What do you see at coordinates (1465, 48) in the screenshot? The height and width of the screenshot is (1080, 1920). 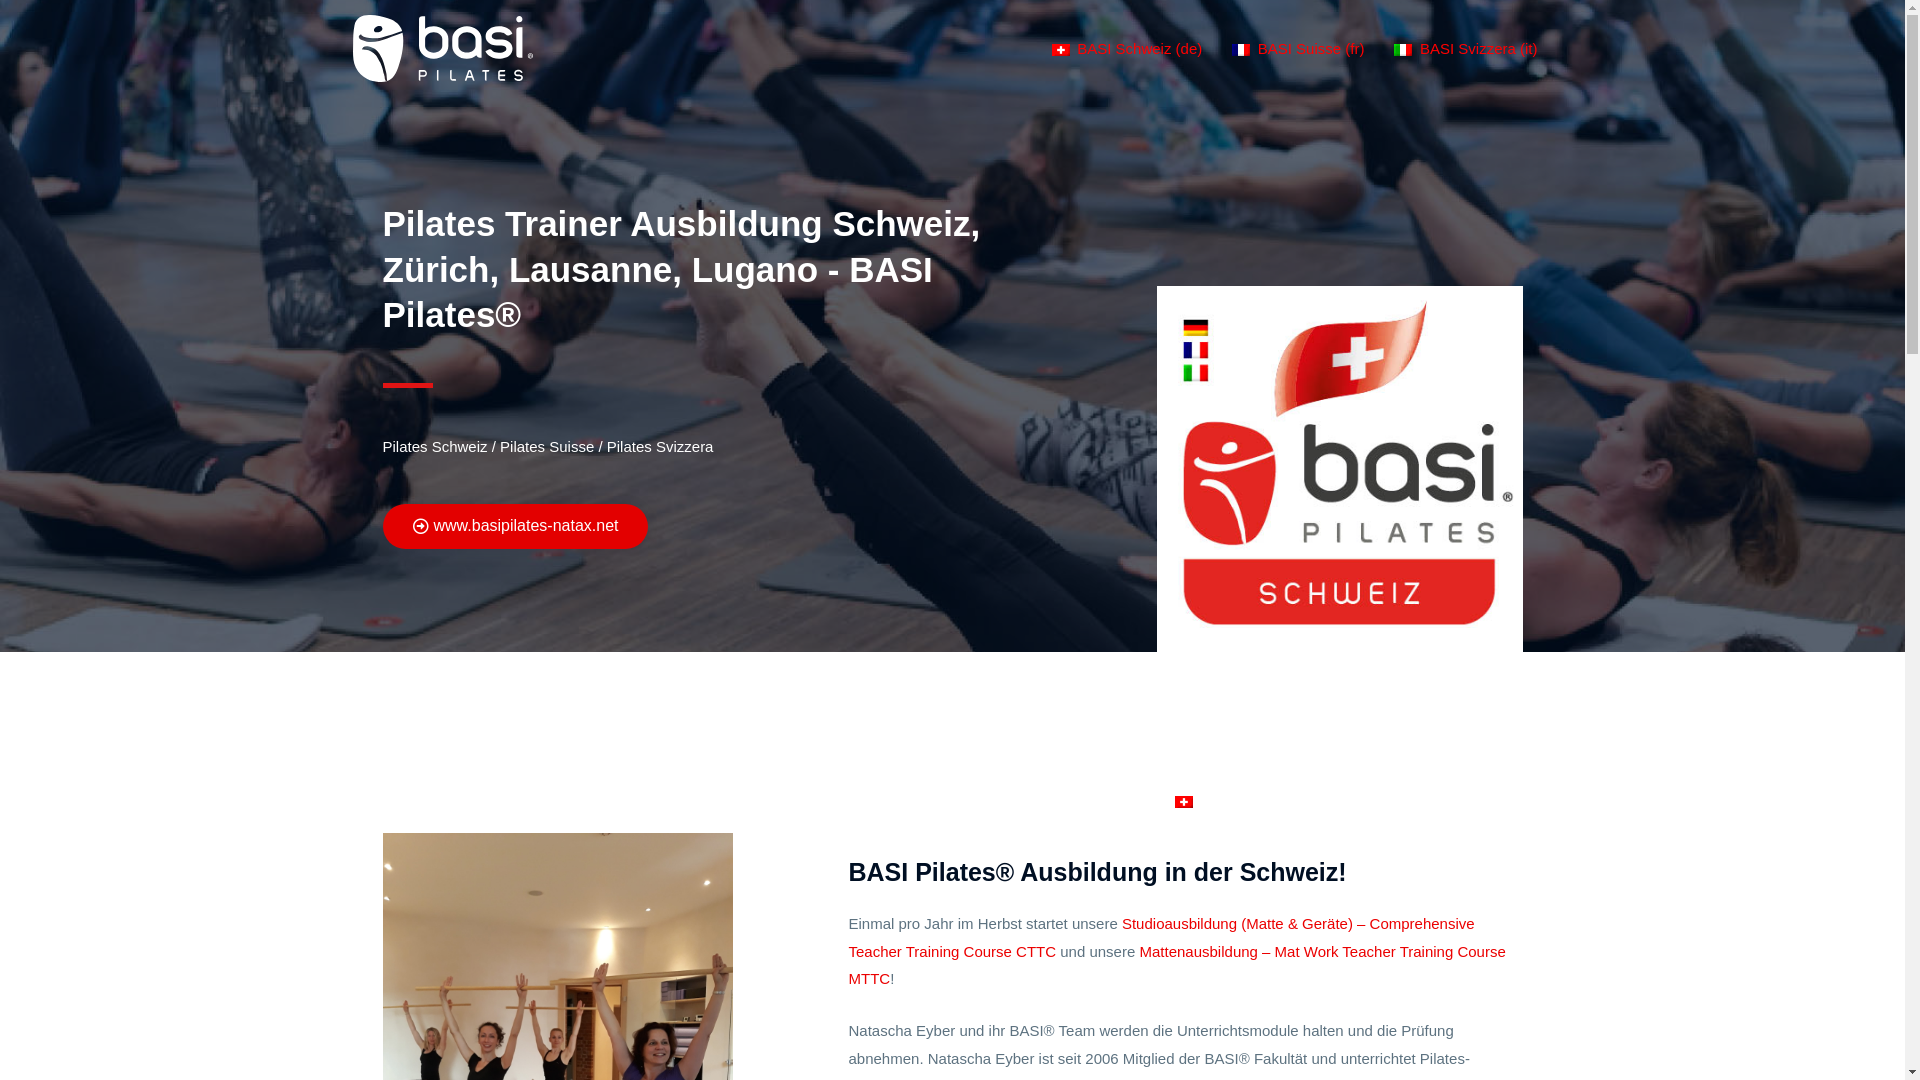 I see `'BASI Svizzera (it)'` at bounding box center [1465, 48].